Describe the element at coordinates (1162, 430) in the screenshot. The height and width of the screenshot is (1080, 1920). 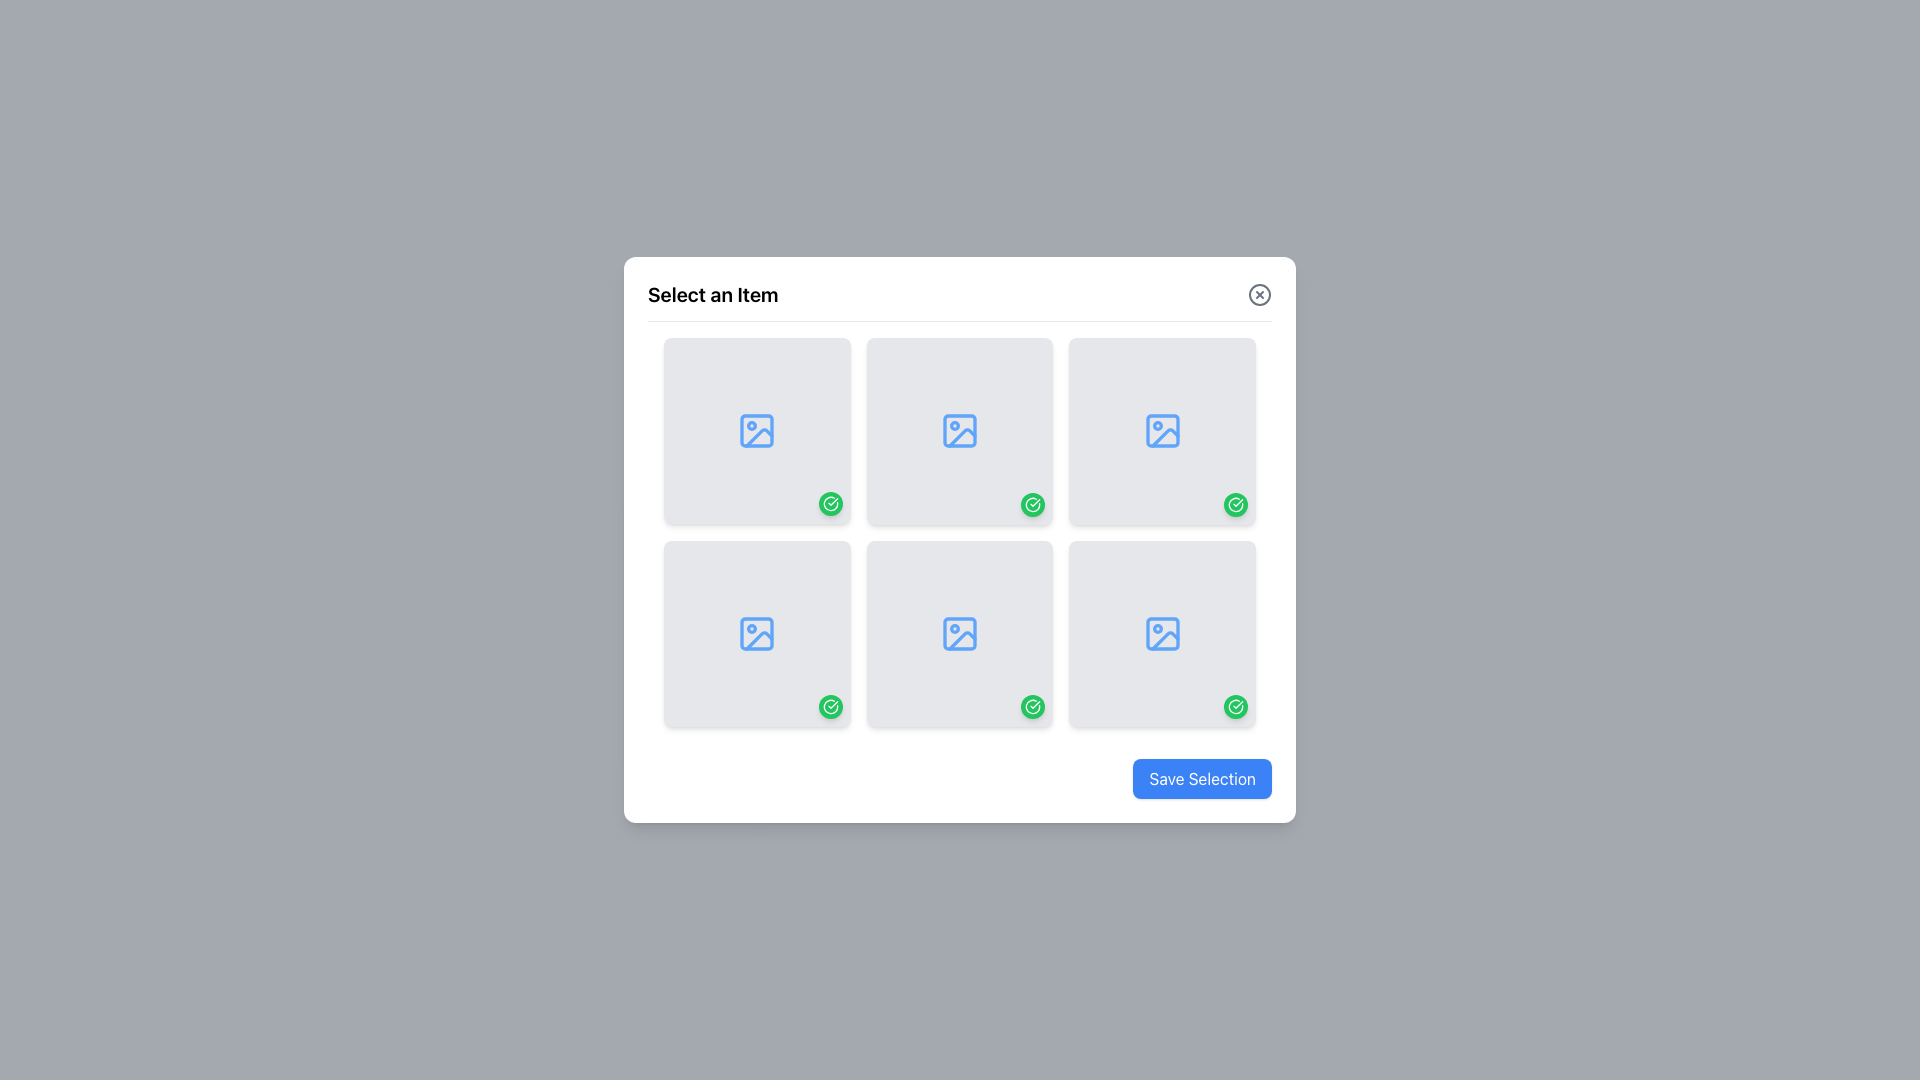
I see `the green badge on the selectable grid item that features a blue image placeholder and a white check mark inside a circle located at the bottom-right corner` at that location.